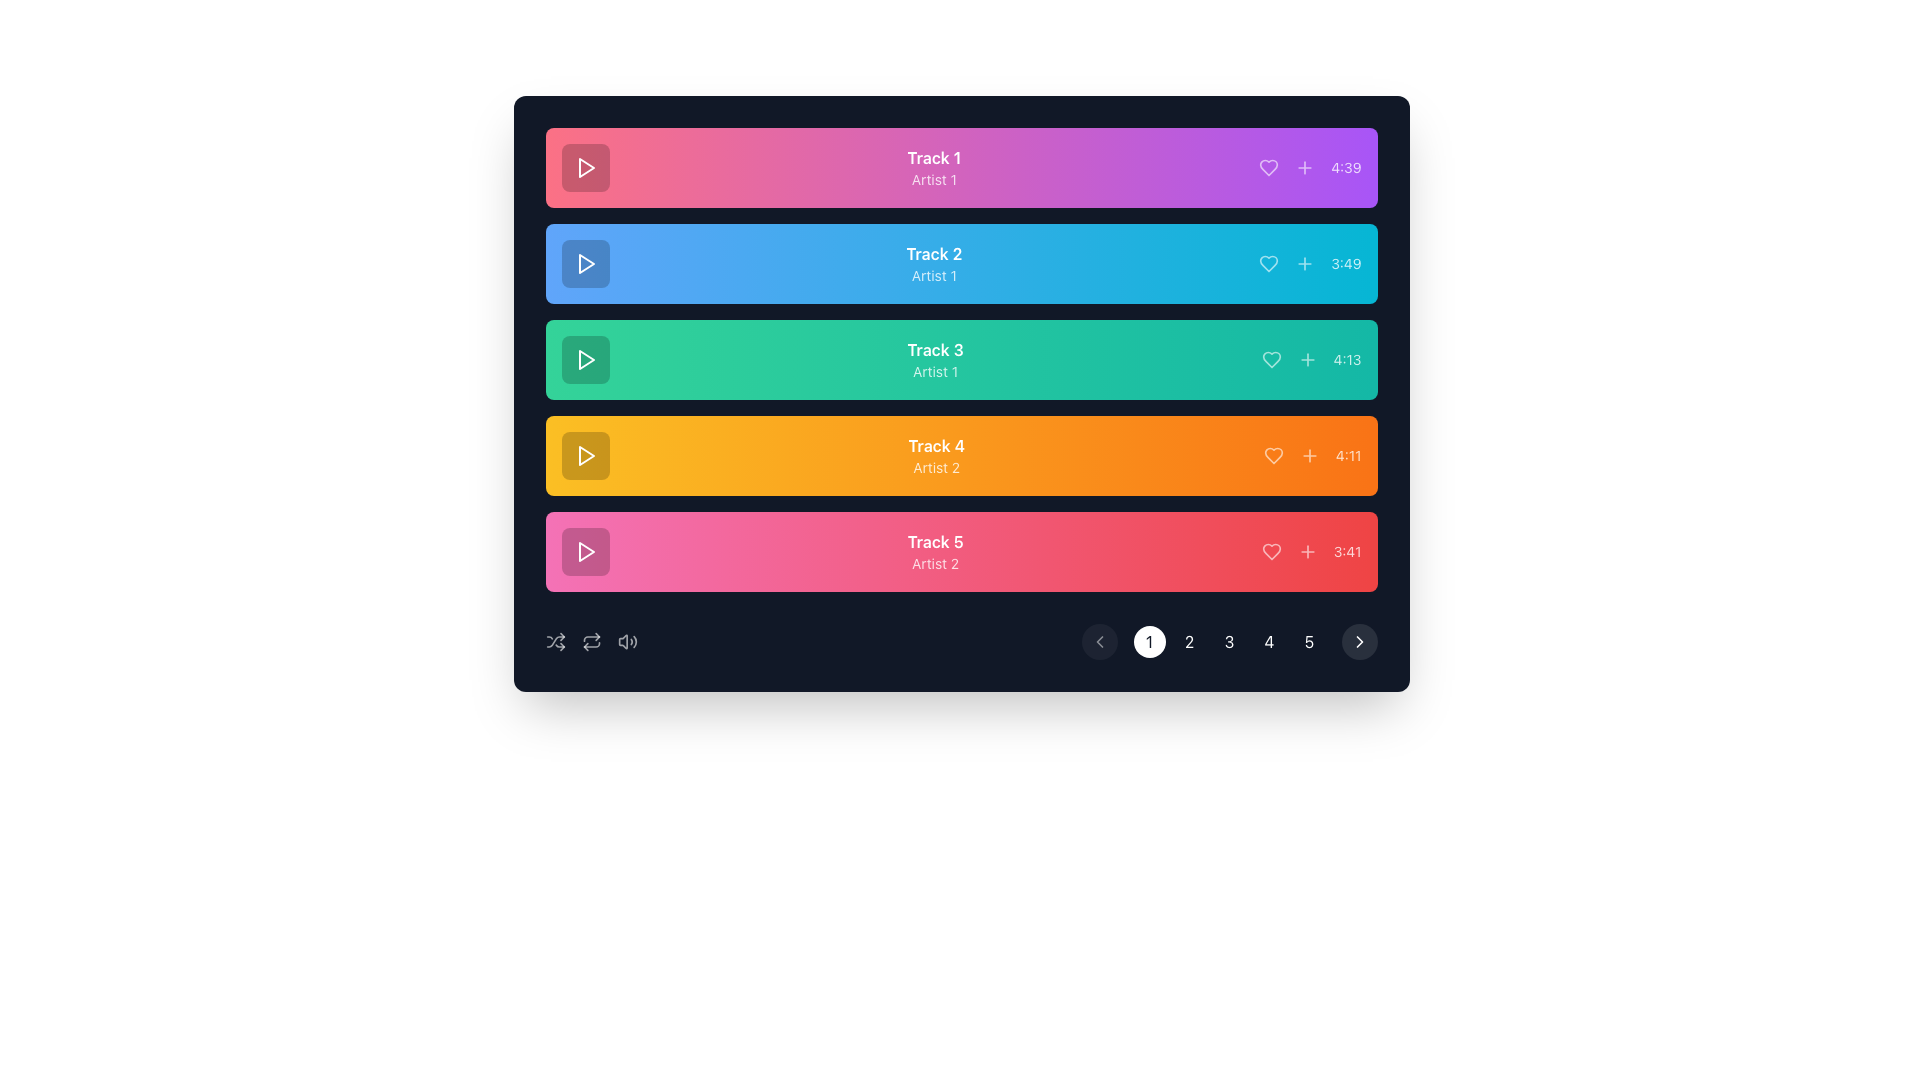 The image size is (1920, 1080). What do you see at coordinates (1098, 641) in the screenshot?
I see `the 'chevron-left' icon button on the pagination control bar to go to the previous page` at bounding box center [1098, 641].